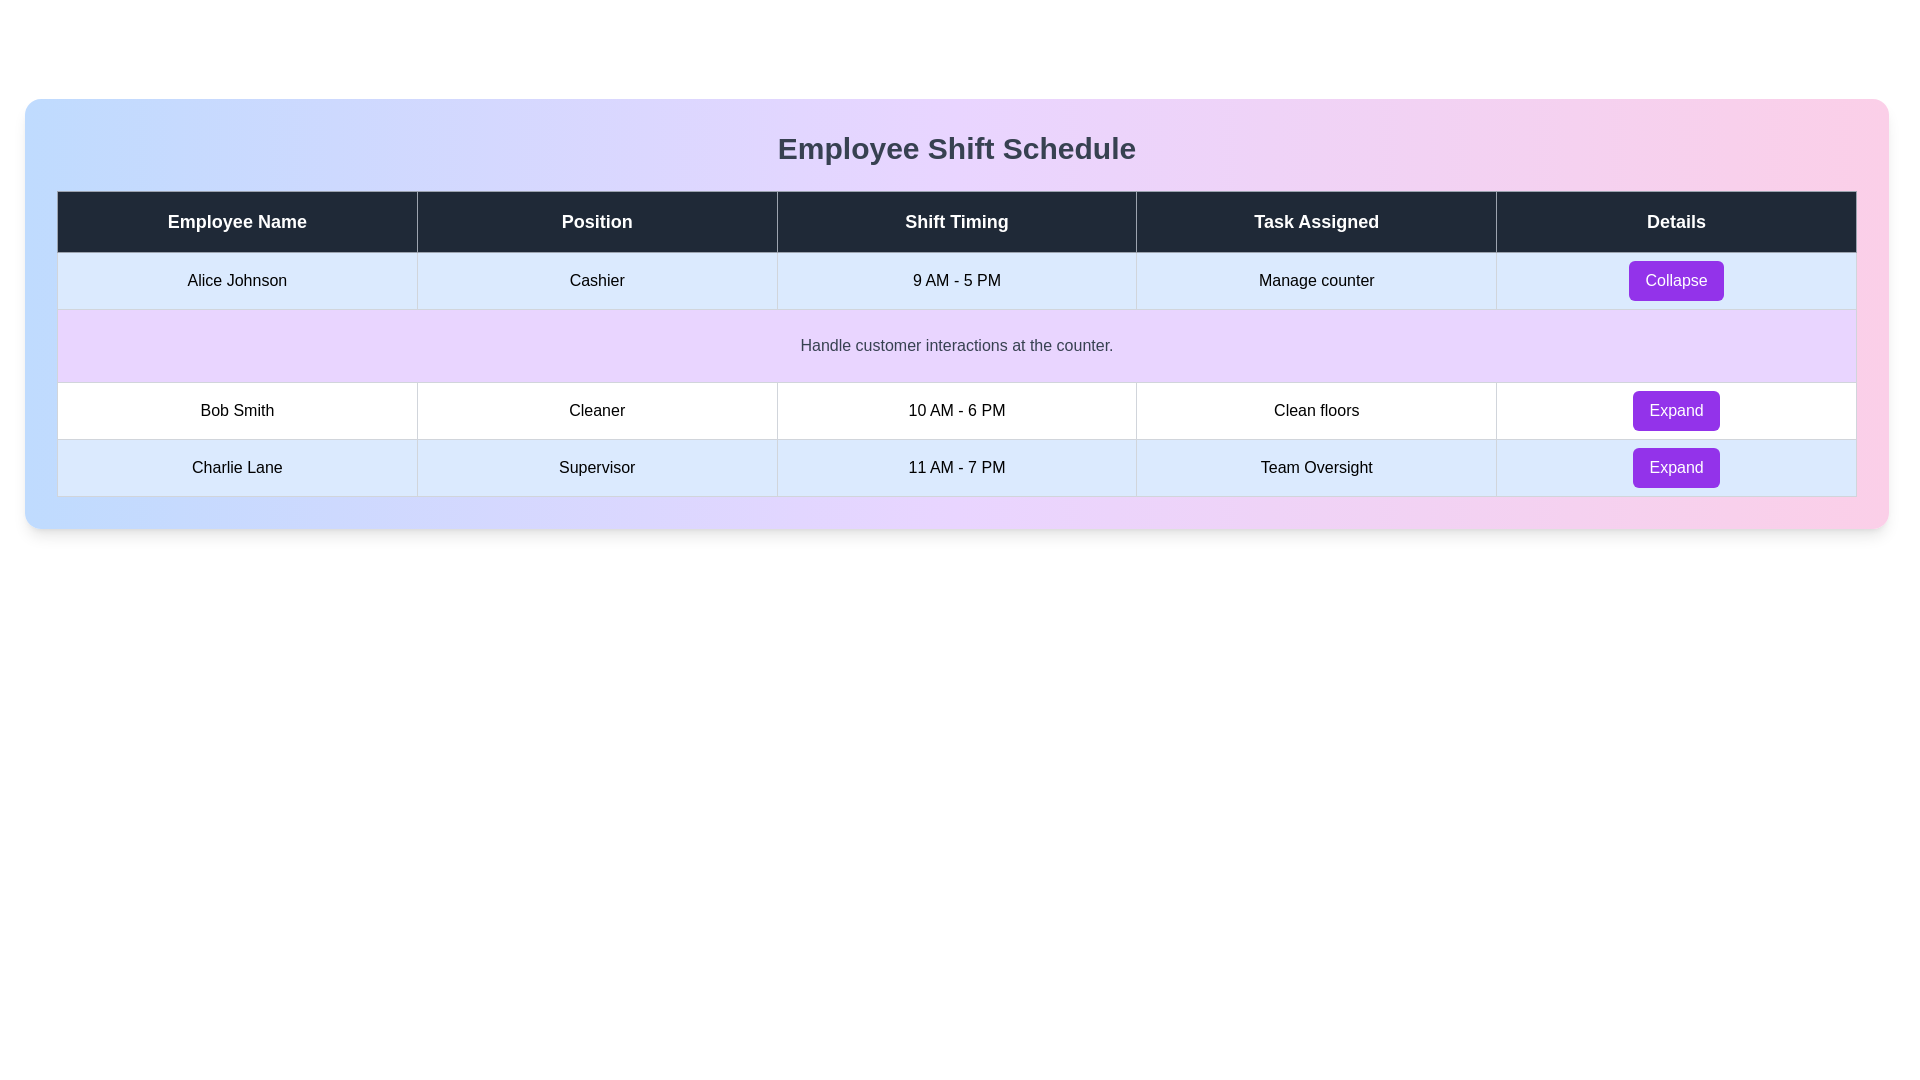 This screenshot has width=1920, height=1080. I want to click on the 'Details' button located in the last column of the row corresponding to 'Charlie Lane's' shift details for keyboard navigation, so click(1676, 467).